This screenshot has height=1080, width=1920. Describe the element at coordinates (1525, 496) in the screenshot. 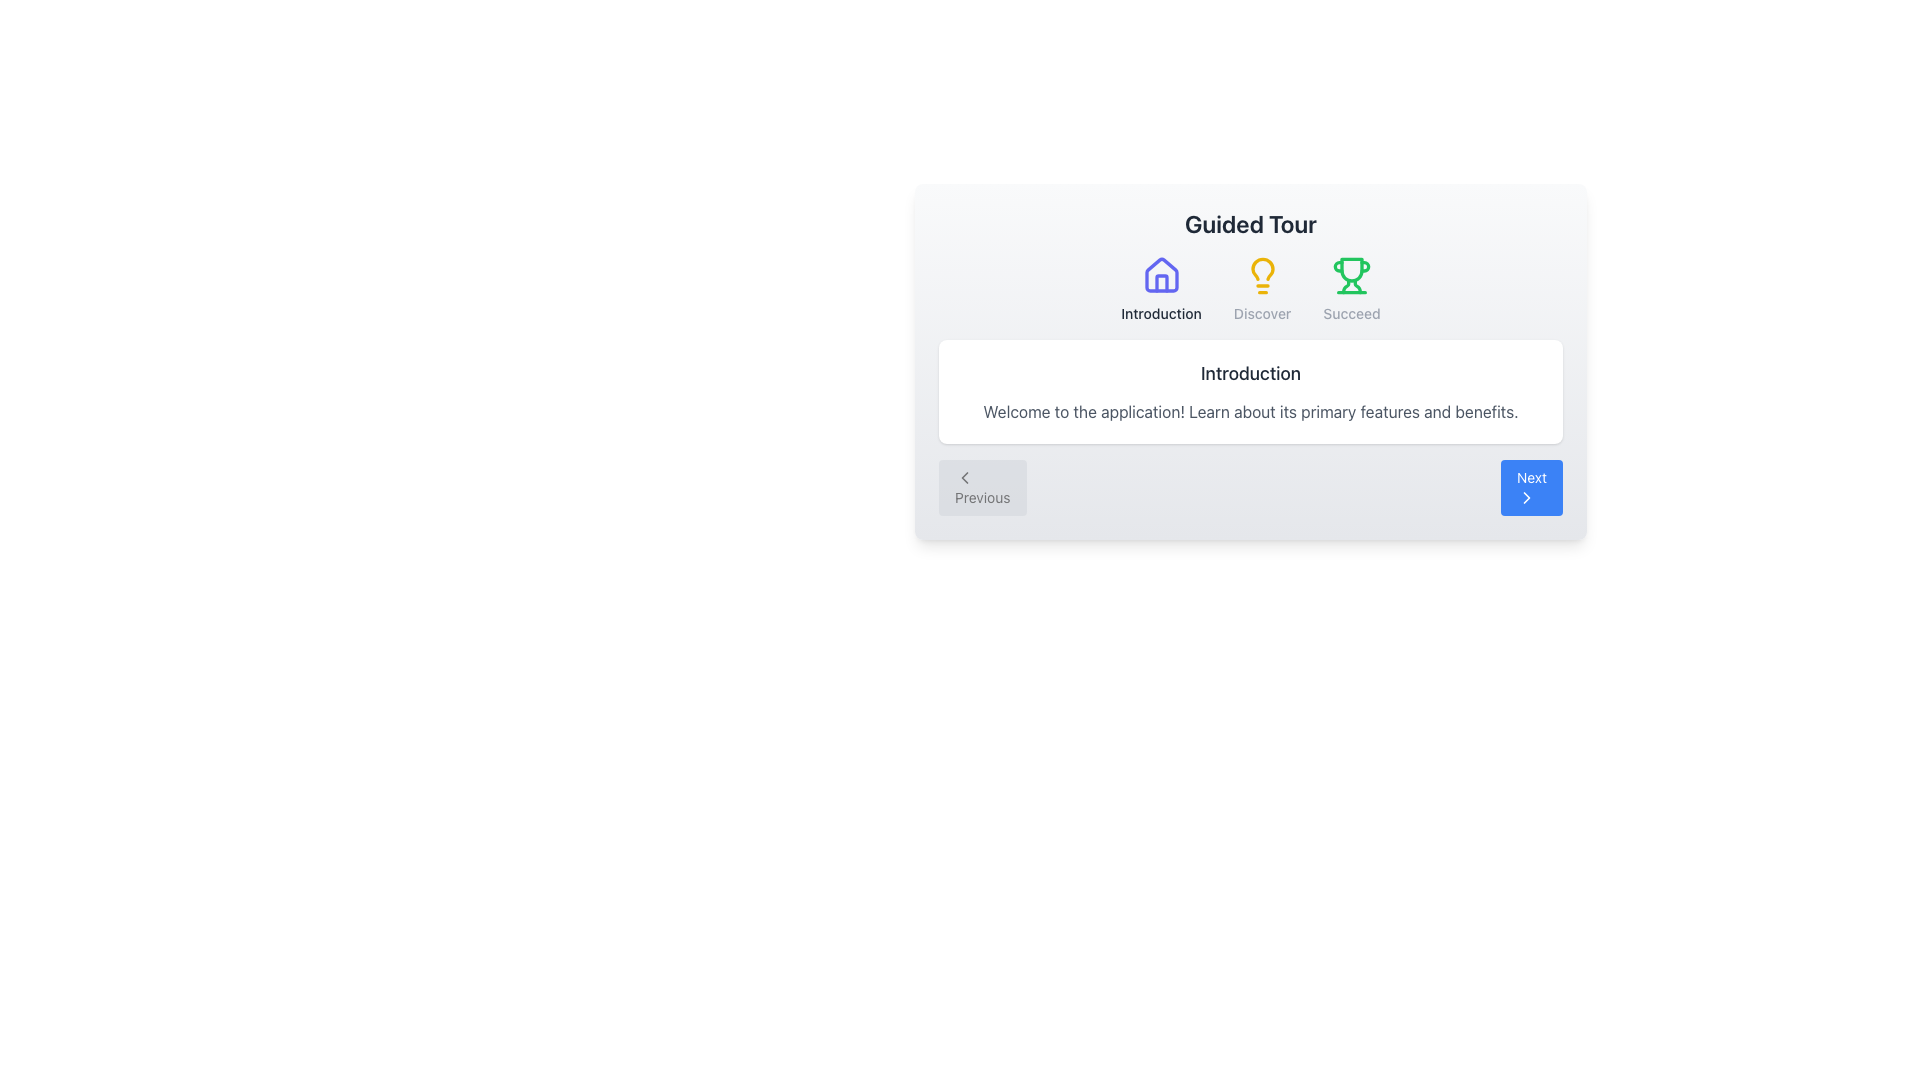

I see `the 'Next' button located in the bottom-right corner of the guided tour interface, which features a small graphical arrow symbol pointing to the right` at that location.